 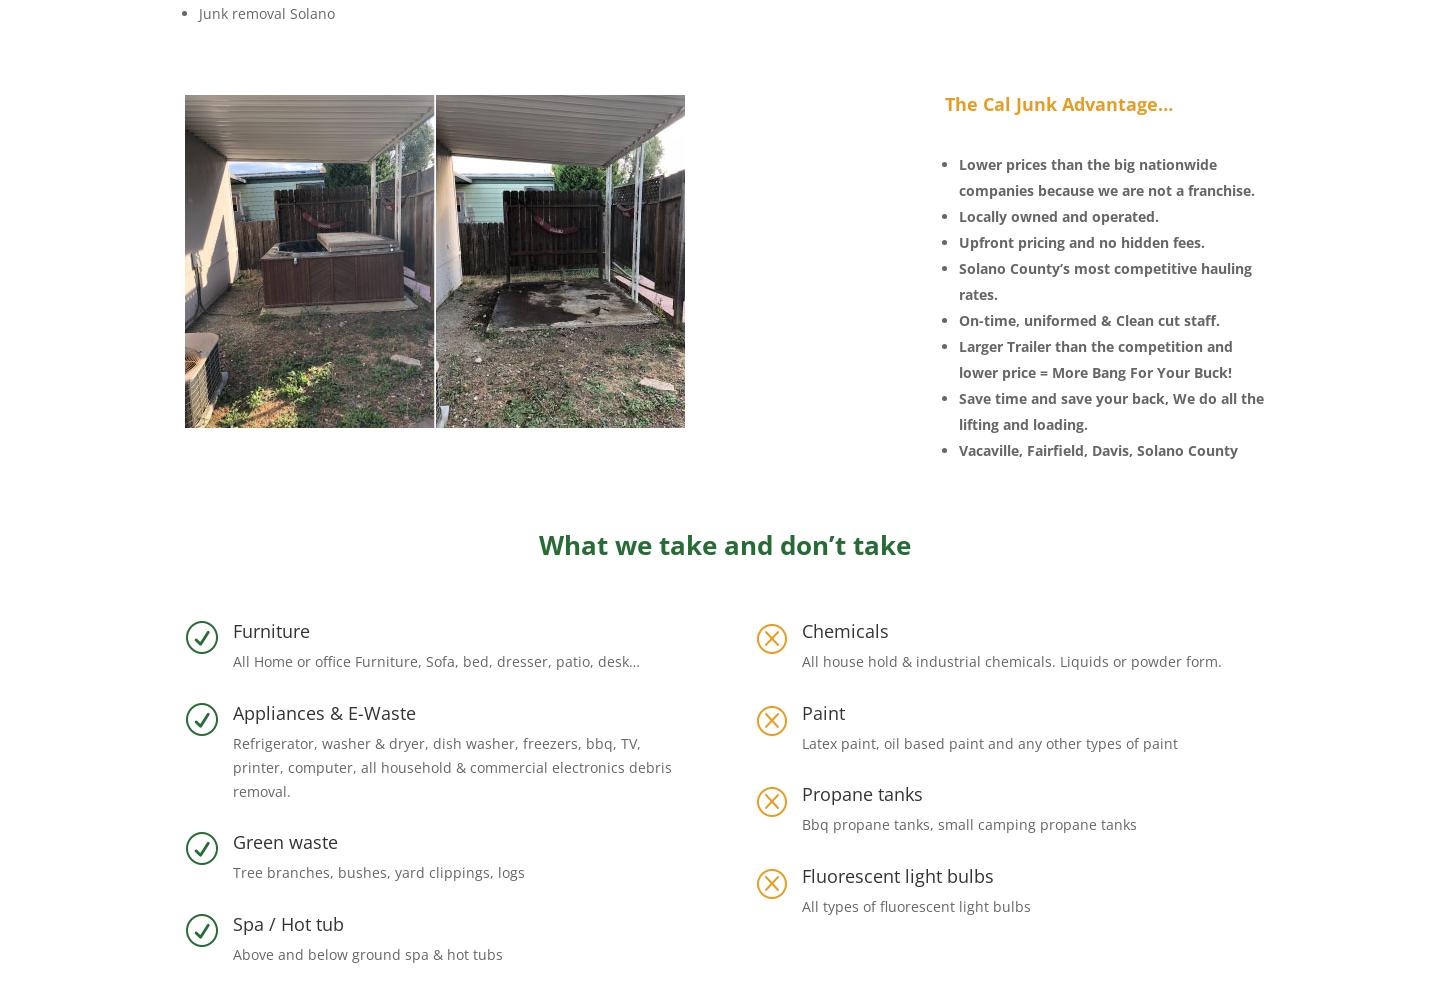 I want to click on 'Locally owned and operated.', so click(x=1058, y=215).